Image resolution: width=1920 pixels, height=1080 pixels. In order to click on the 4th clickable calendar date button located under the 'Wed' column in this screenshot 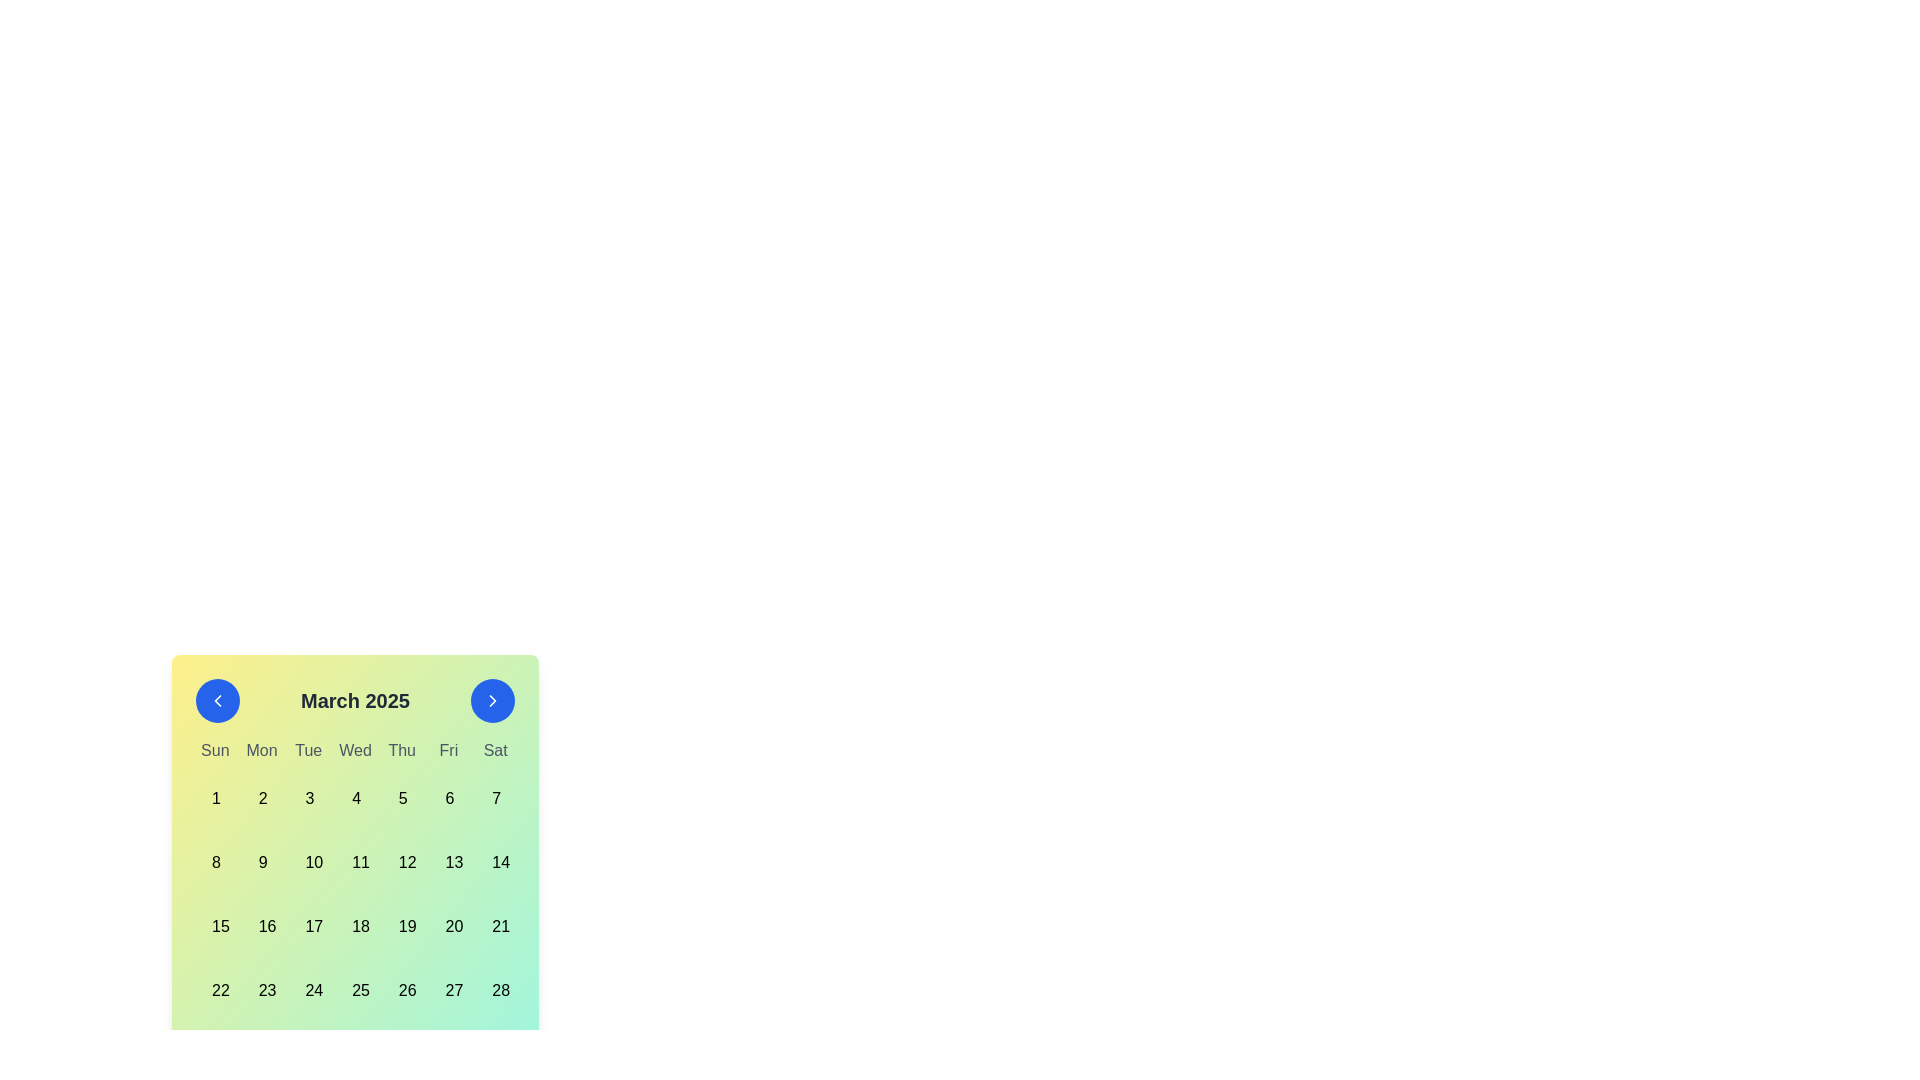, I will do `click(355, 797)`.